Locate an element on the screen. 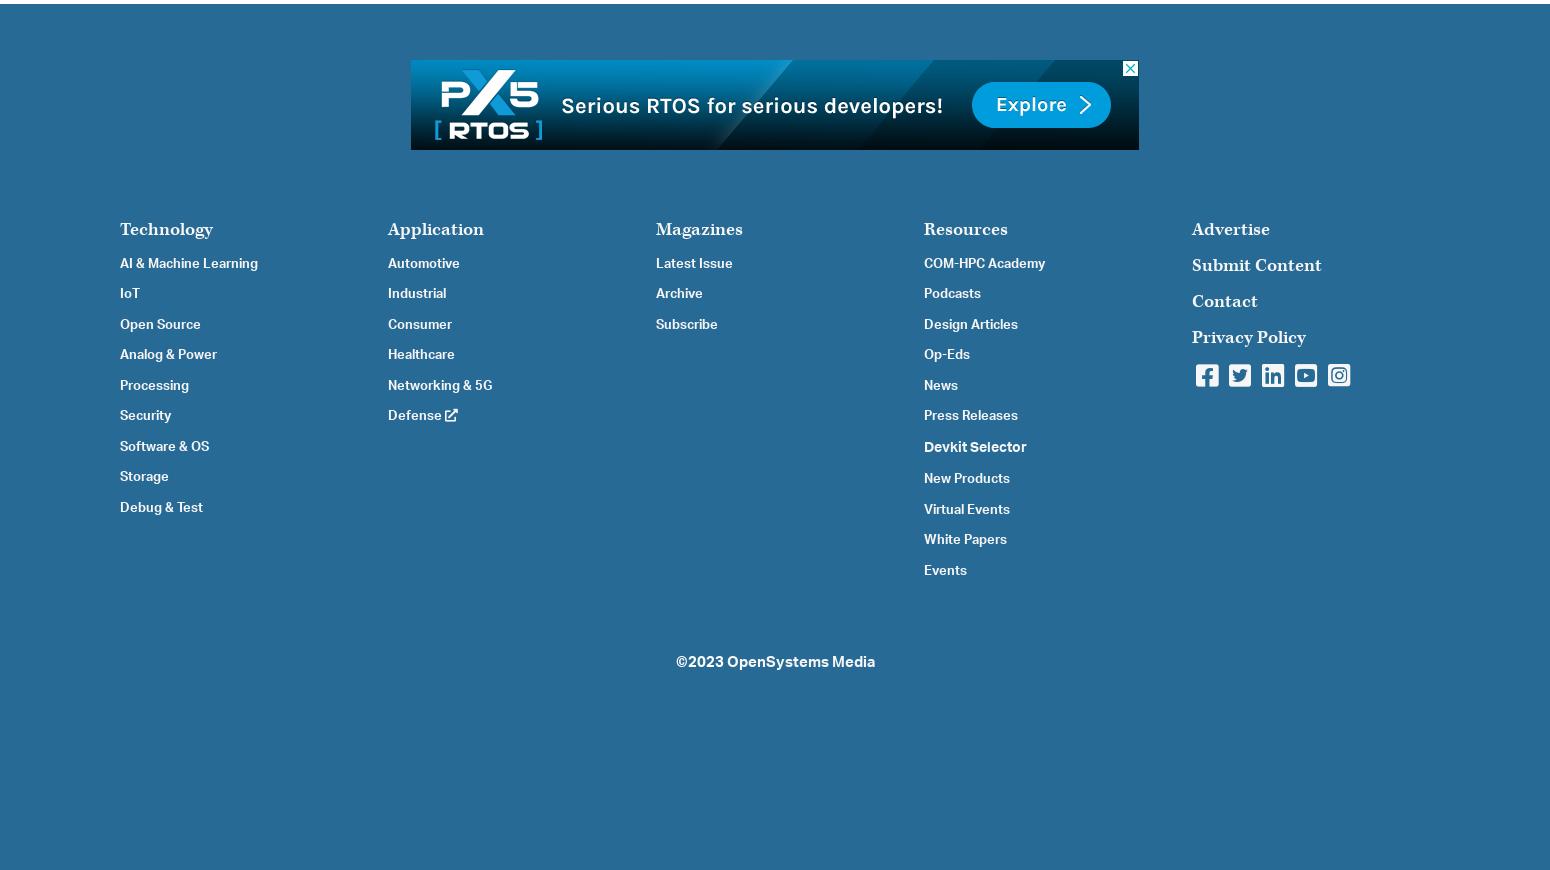 Image resolution: width=1550 pixels, height=870 pixels. 'Resources' is located at coordinates (923, 228).